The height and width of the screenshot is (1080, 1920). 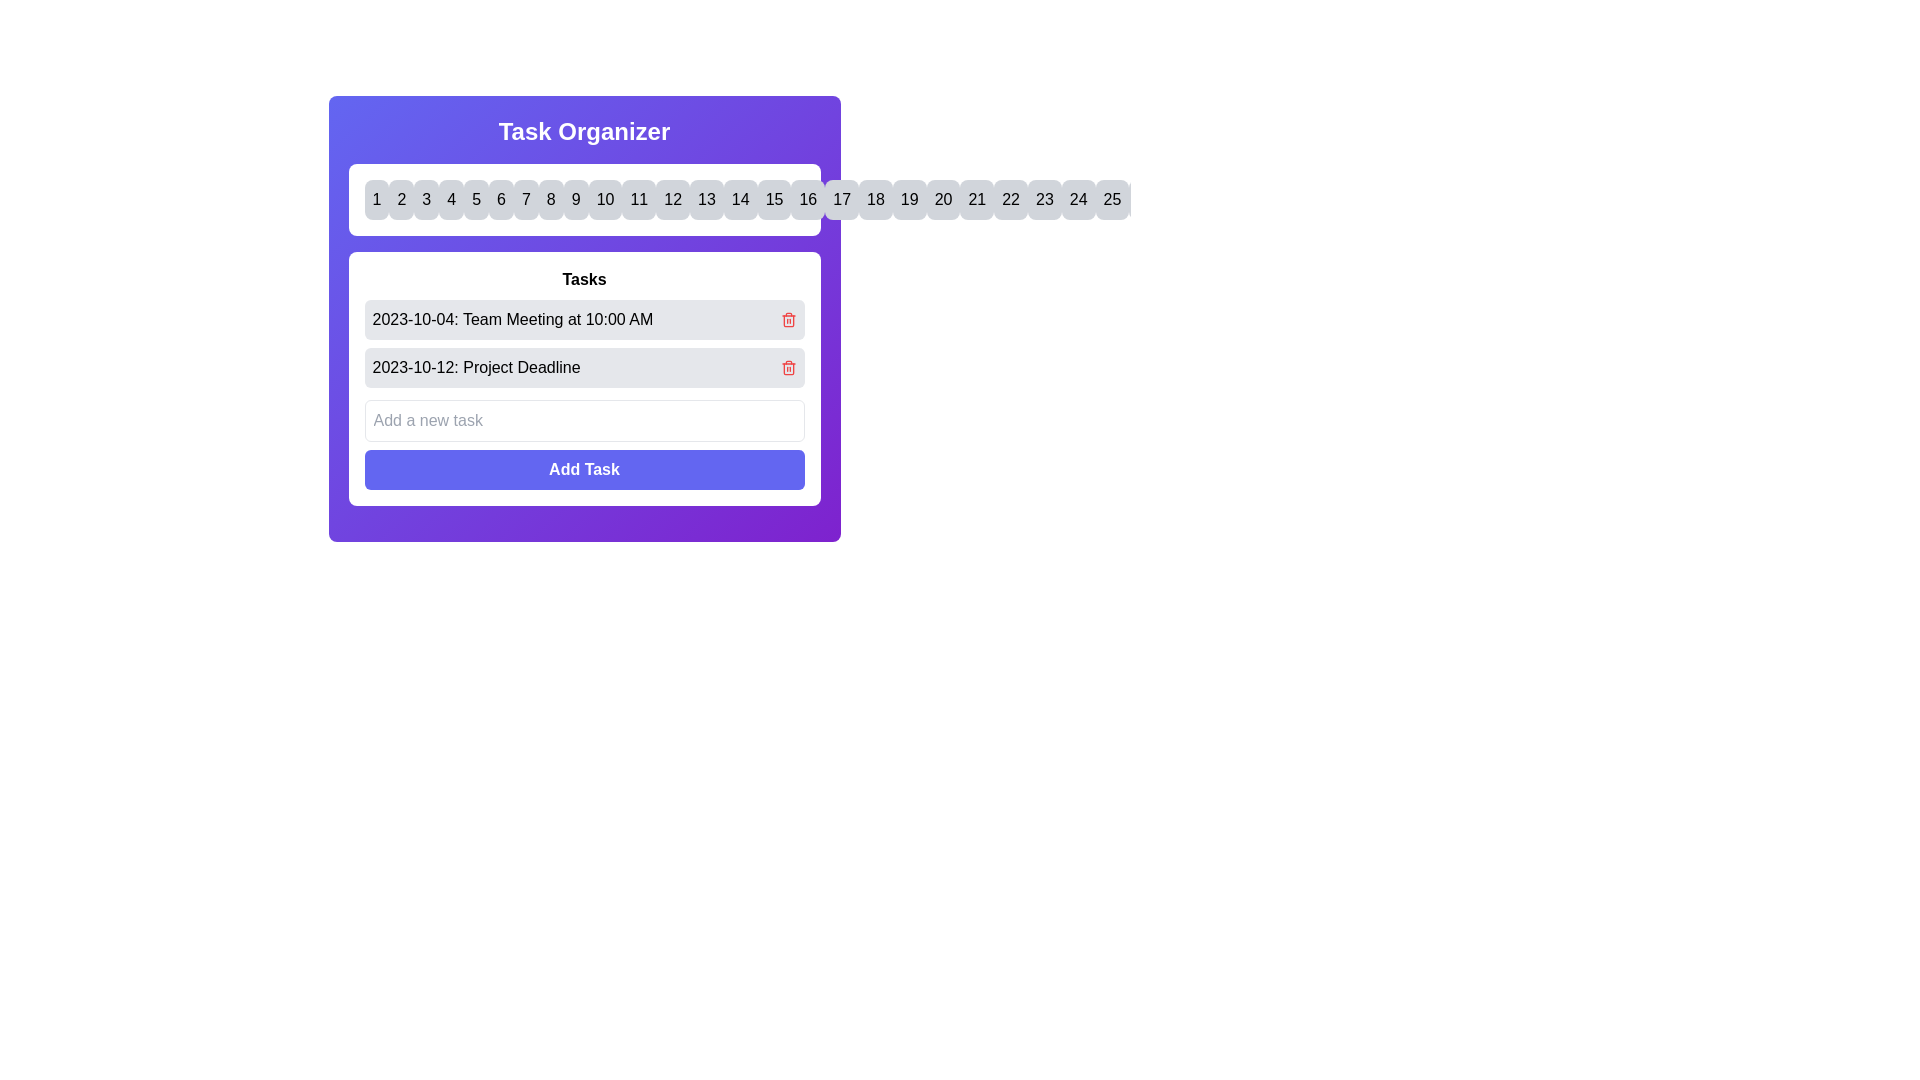 What do you see at coordinates (706, 200) in the screenshot?
I see `the Button representing the number '13' in the 'Task Organizer'` at bounding box center [706, 200].